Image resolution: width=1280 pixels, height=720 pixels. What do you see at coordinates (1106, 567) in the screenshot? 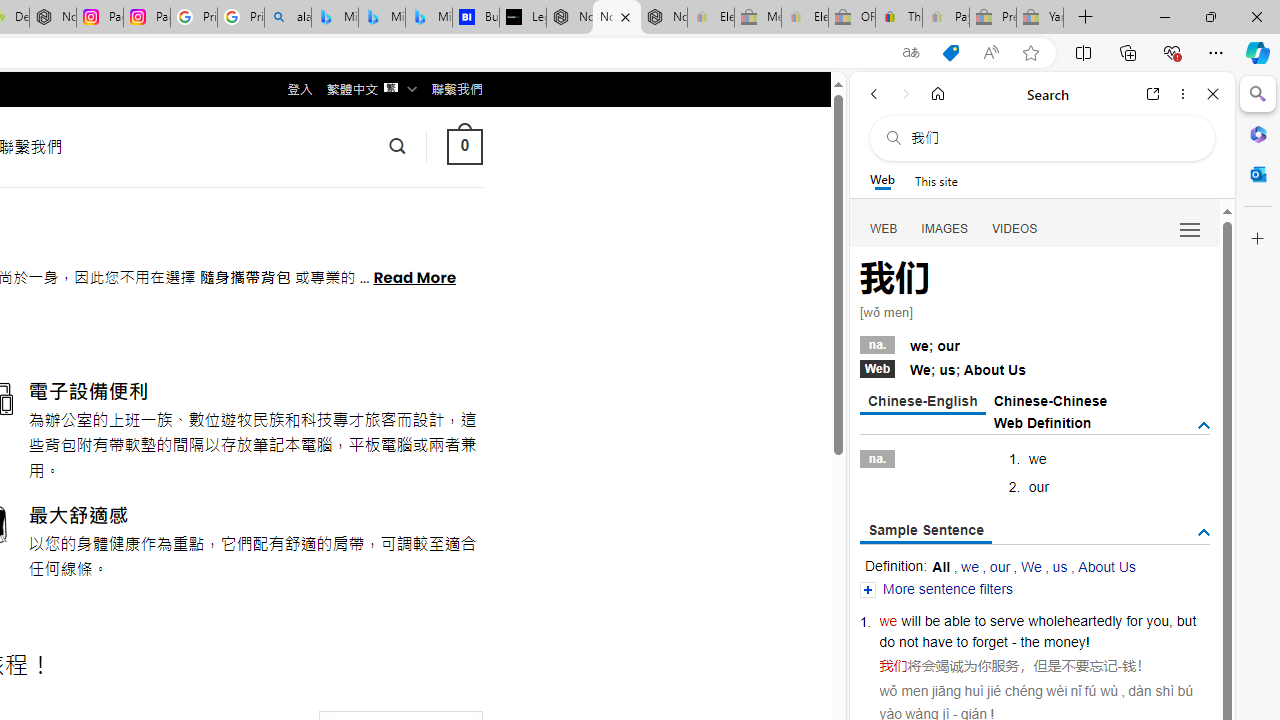
I see `'About Us'` at bounding box center [1106, 567].